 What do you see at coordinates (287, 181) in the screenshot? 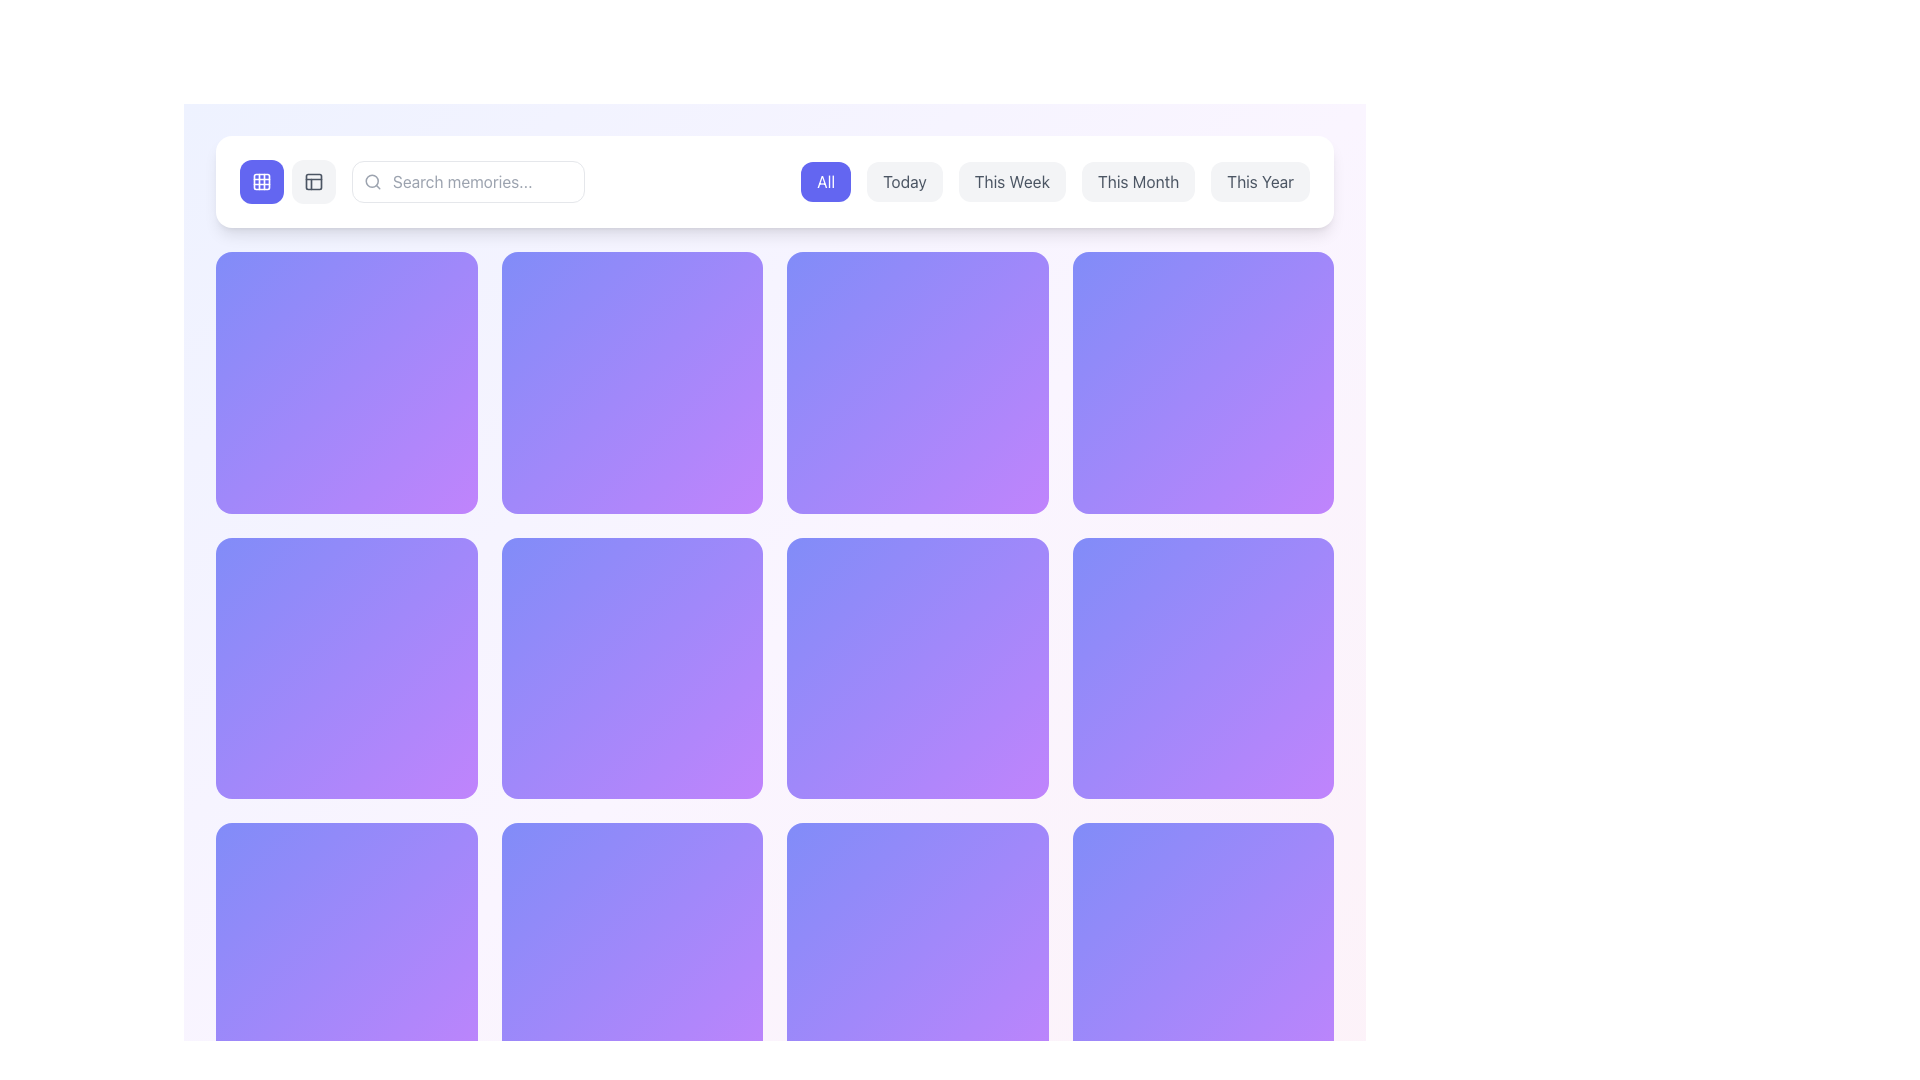
I see `the view mode selector button group located at the upper-left corner of the interface` at bounding box center [287, 181].